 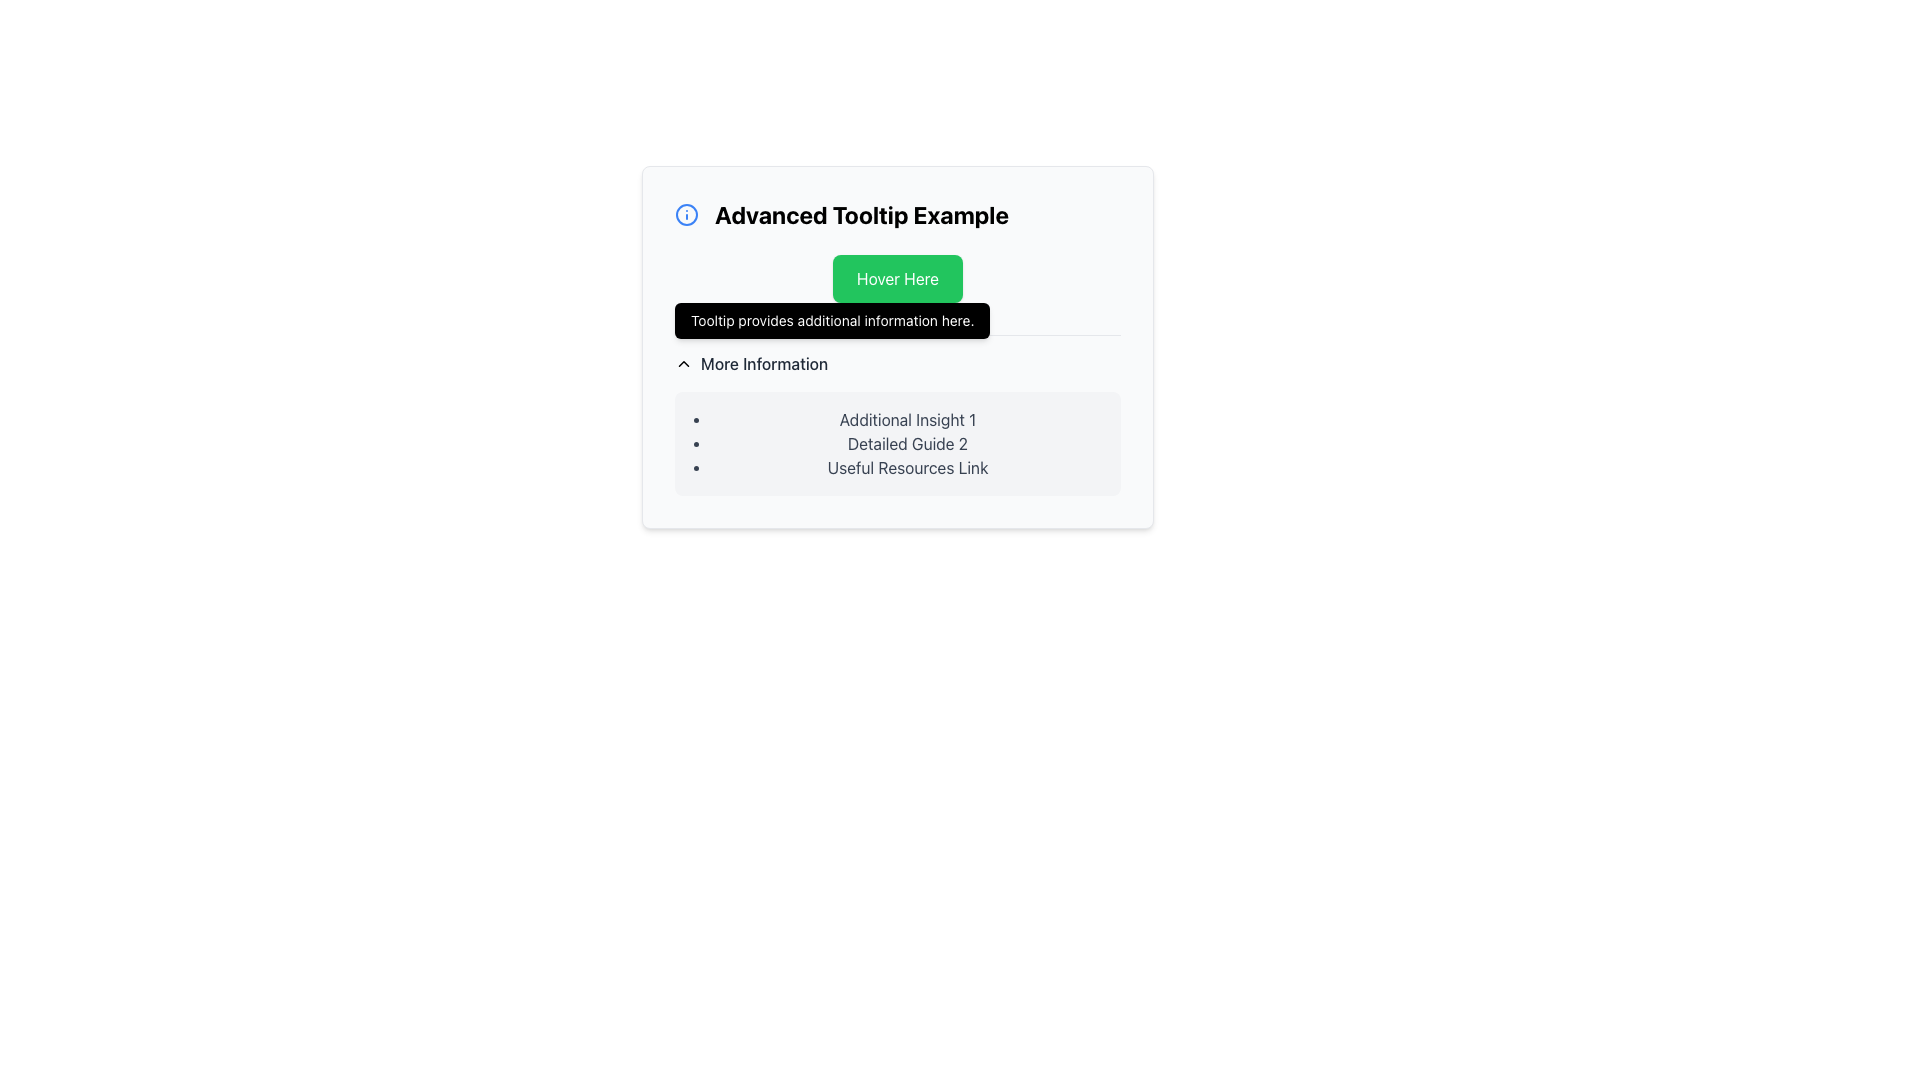 I want to click on the SVG Circle element that serves as a backdrop for the icon in the 'Advanced Tooltip Example' card located at the top-left corner, so click(x=686, y=215).